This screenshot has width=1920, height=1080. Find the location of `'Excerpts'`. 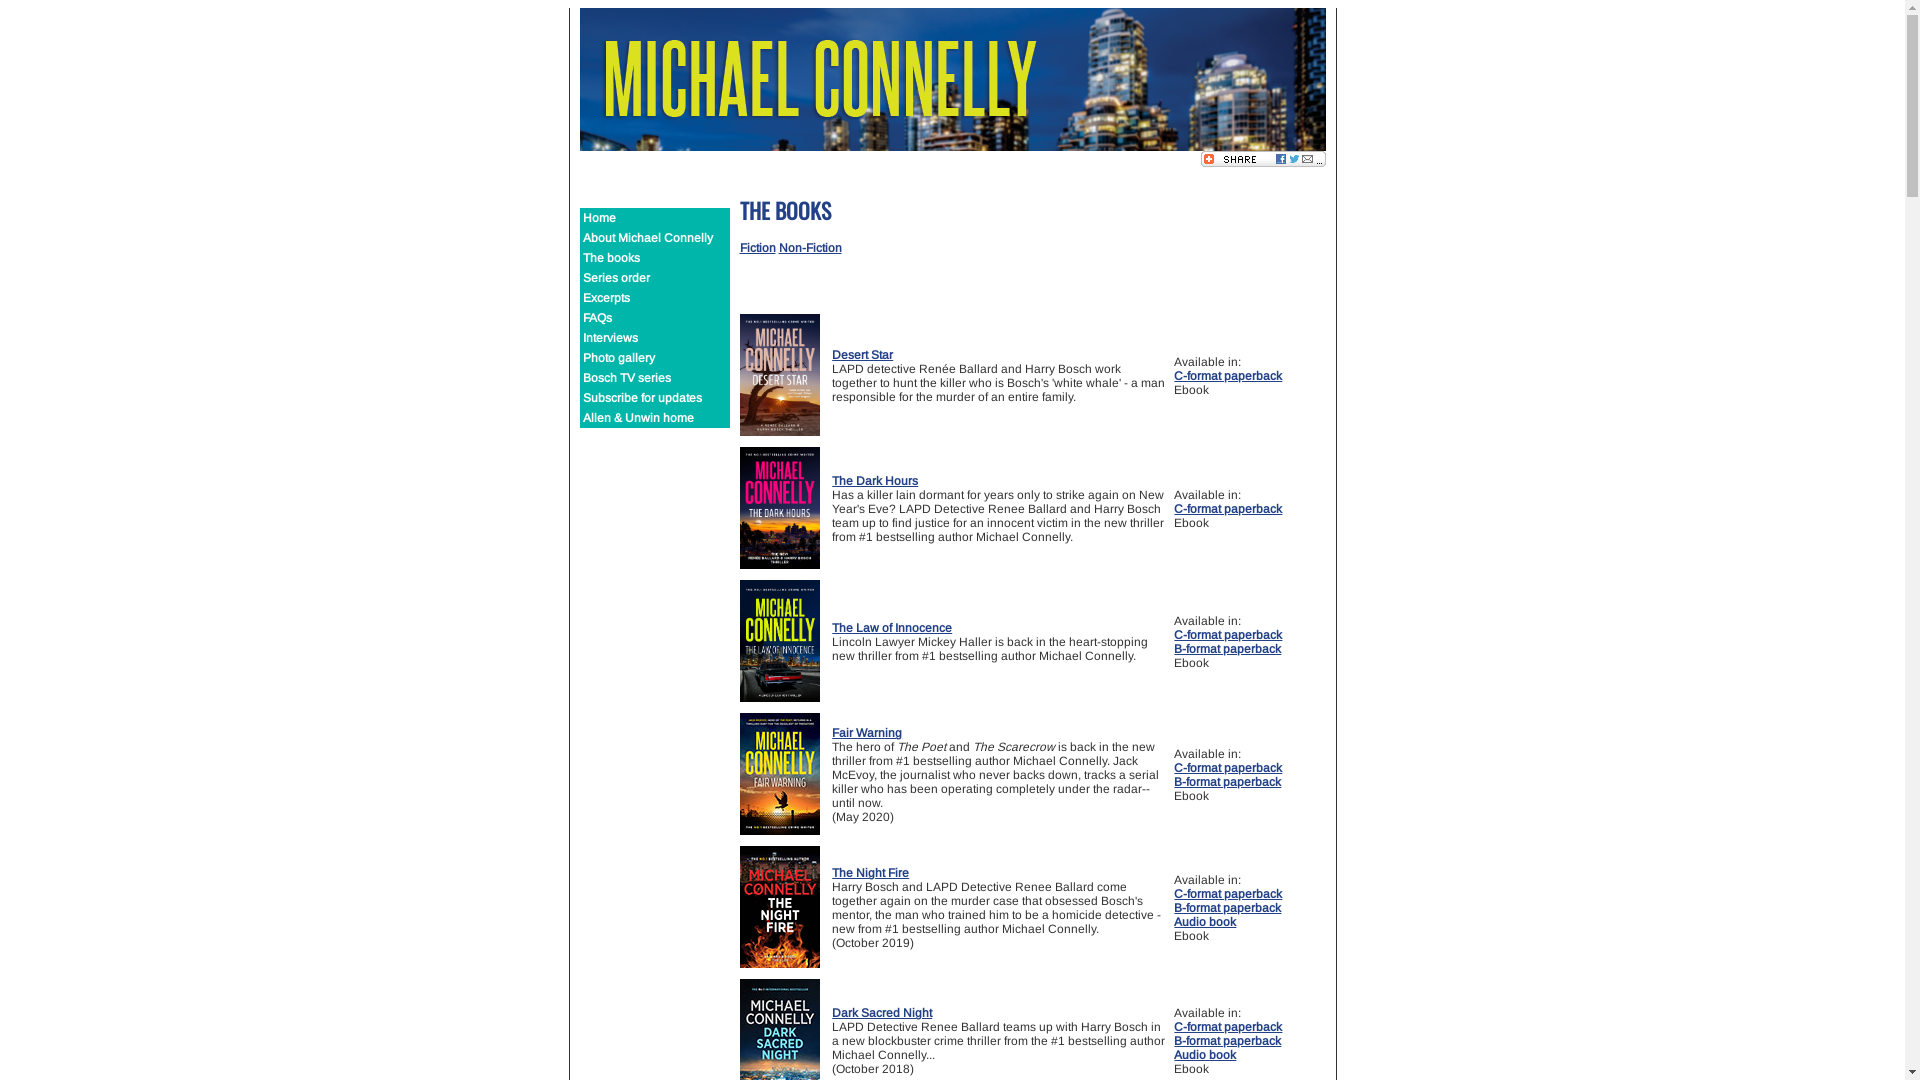

'Excerpts' is located at coordinates (654, 297).